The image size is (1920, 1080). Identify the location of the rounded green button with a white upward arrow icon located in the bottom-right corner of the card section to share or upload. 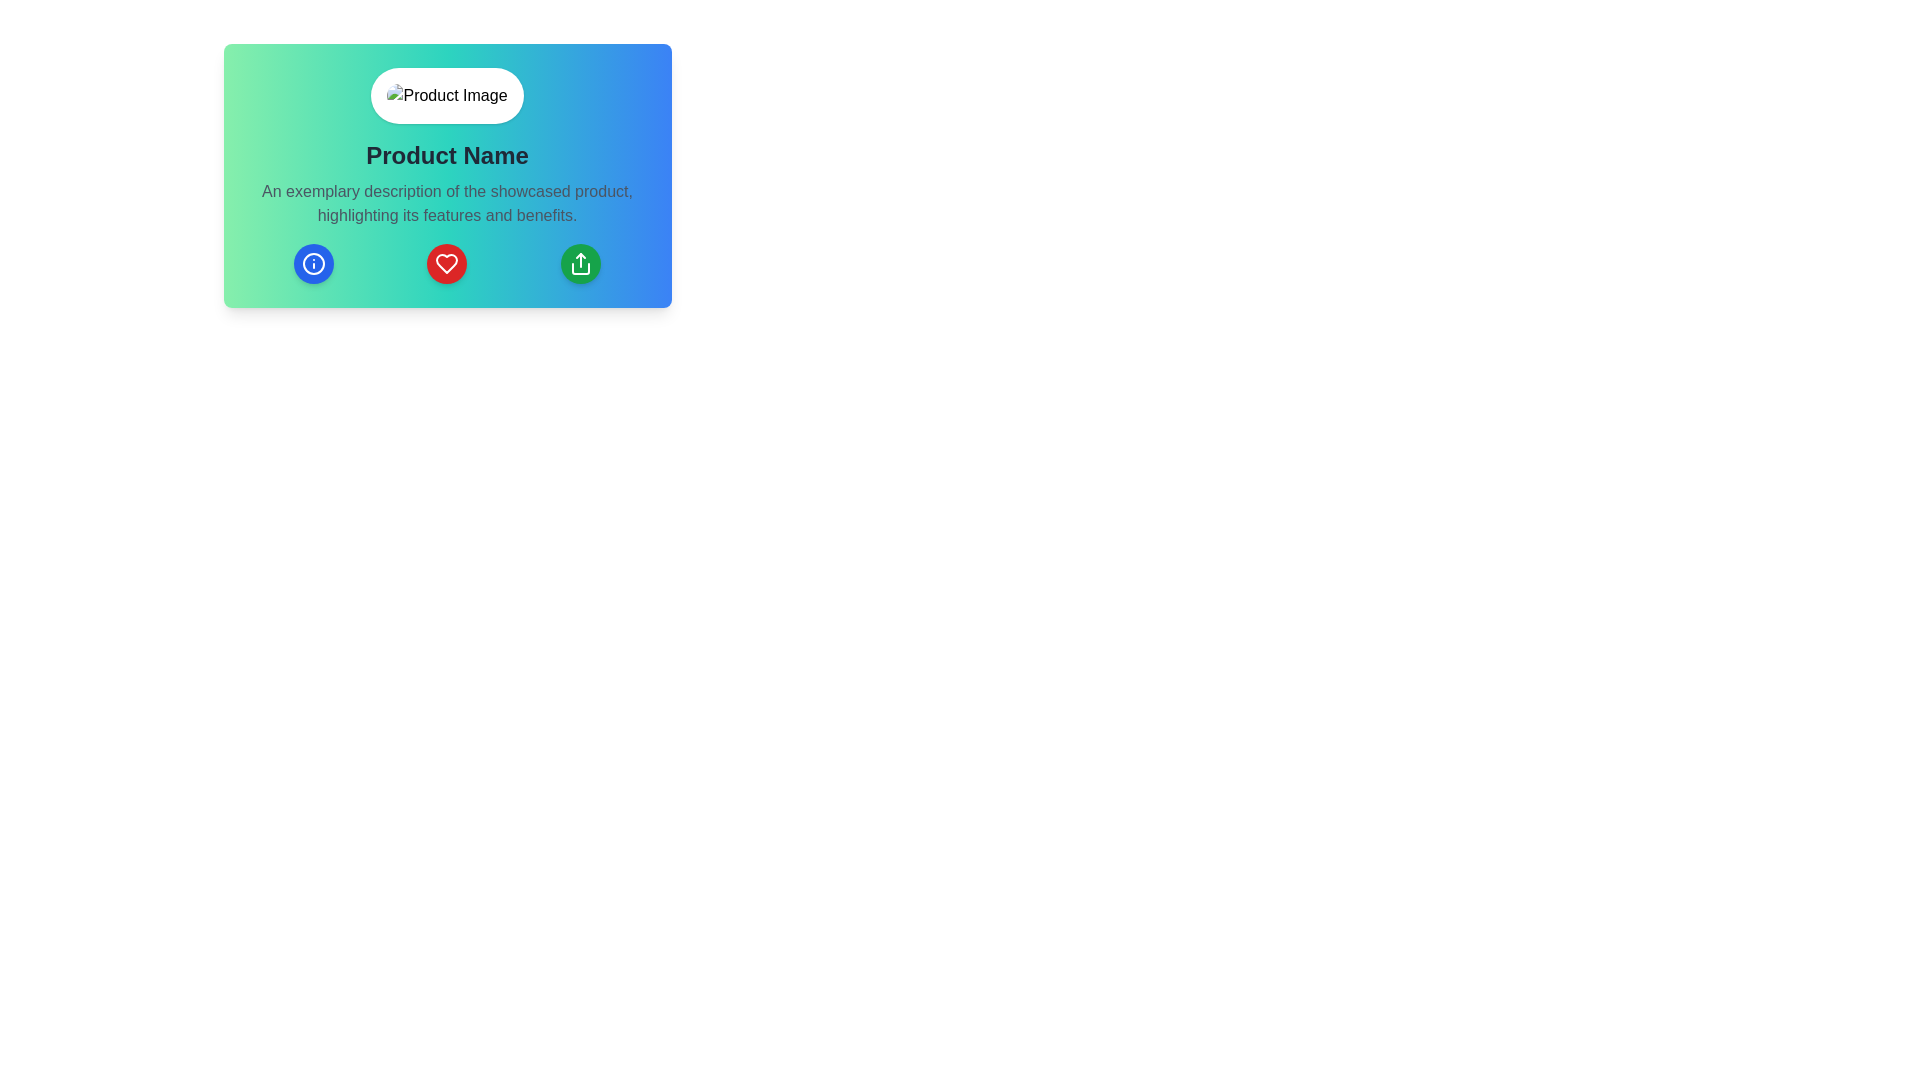
(579, 262).